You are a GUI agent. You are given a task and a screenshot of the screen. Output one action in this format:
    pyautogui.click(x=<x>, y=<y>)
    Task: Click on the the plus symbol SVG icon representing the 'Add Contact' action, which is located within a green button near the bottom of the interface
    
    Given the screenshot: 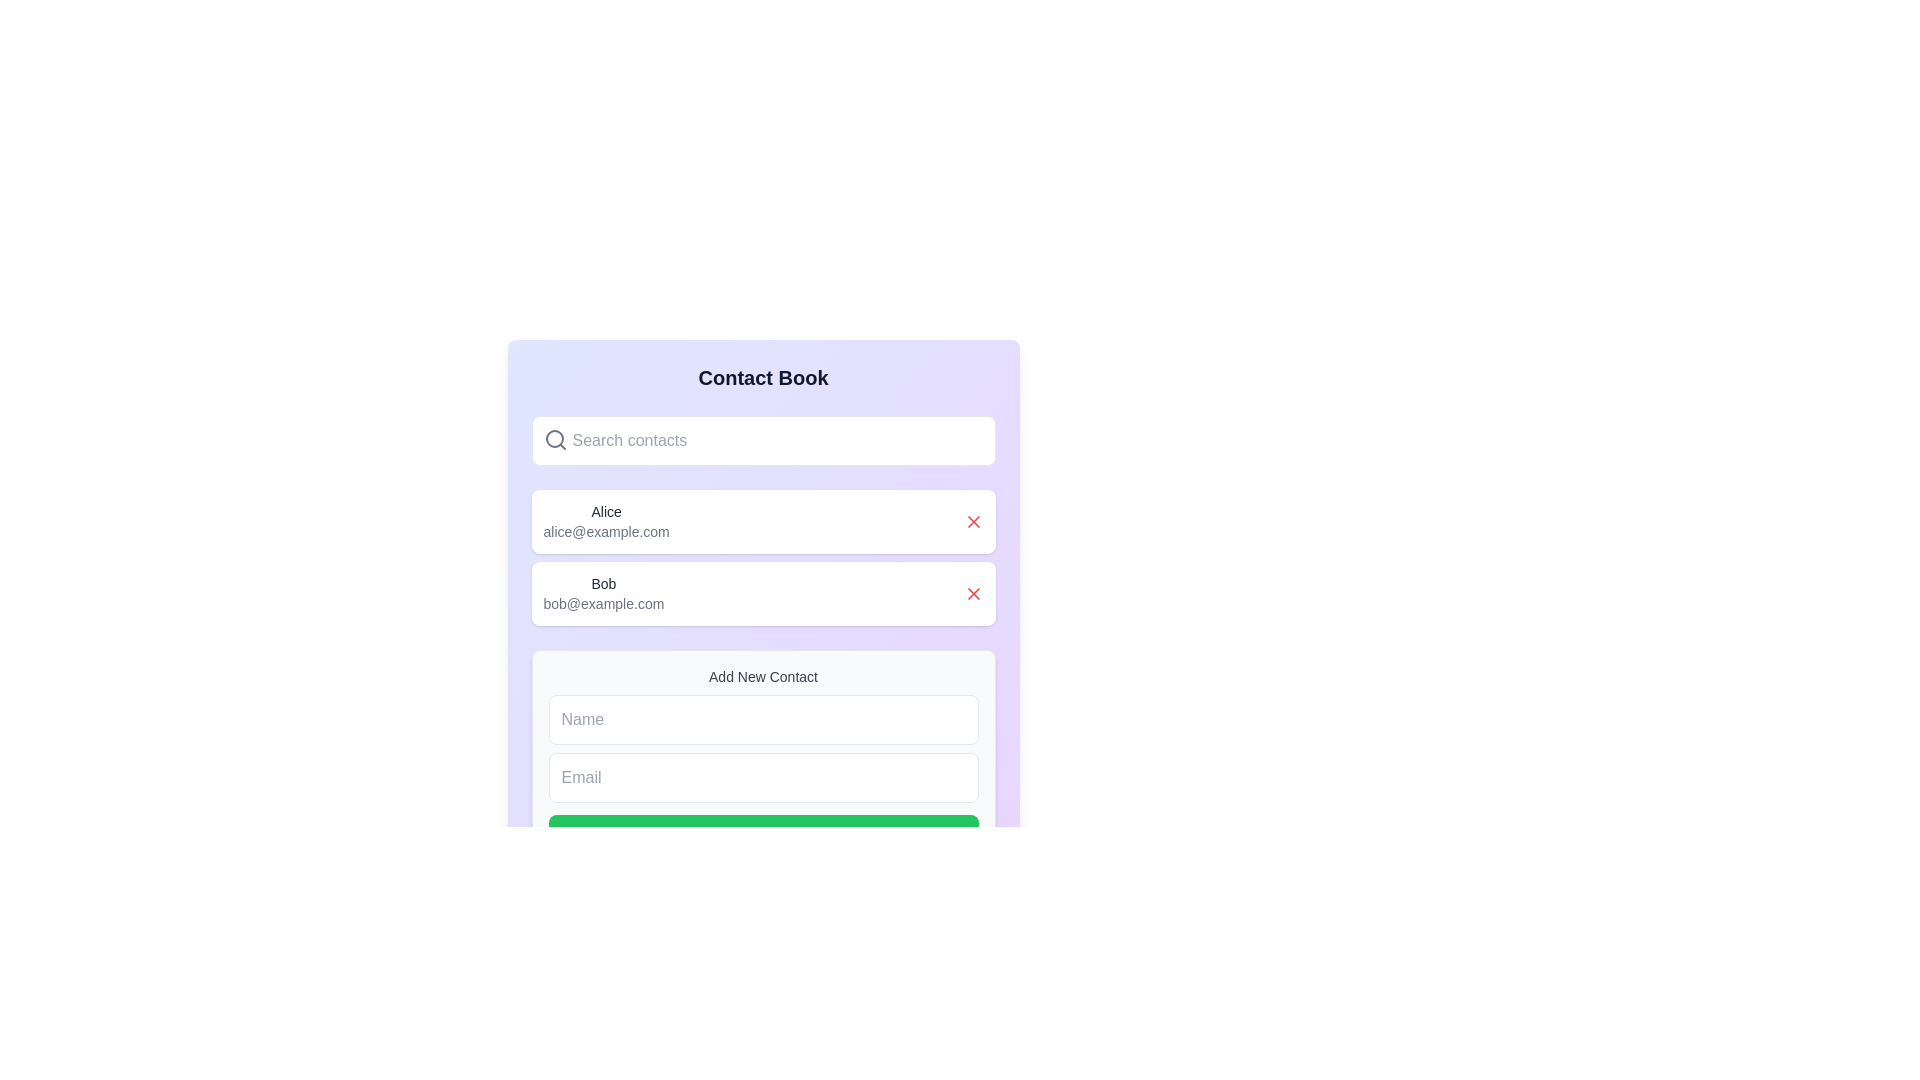 What is the action you would take?
    pyautogui.click(x=713, y=835)
    